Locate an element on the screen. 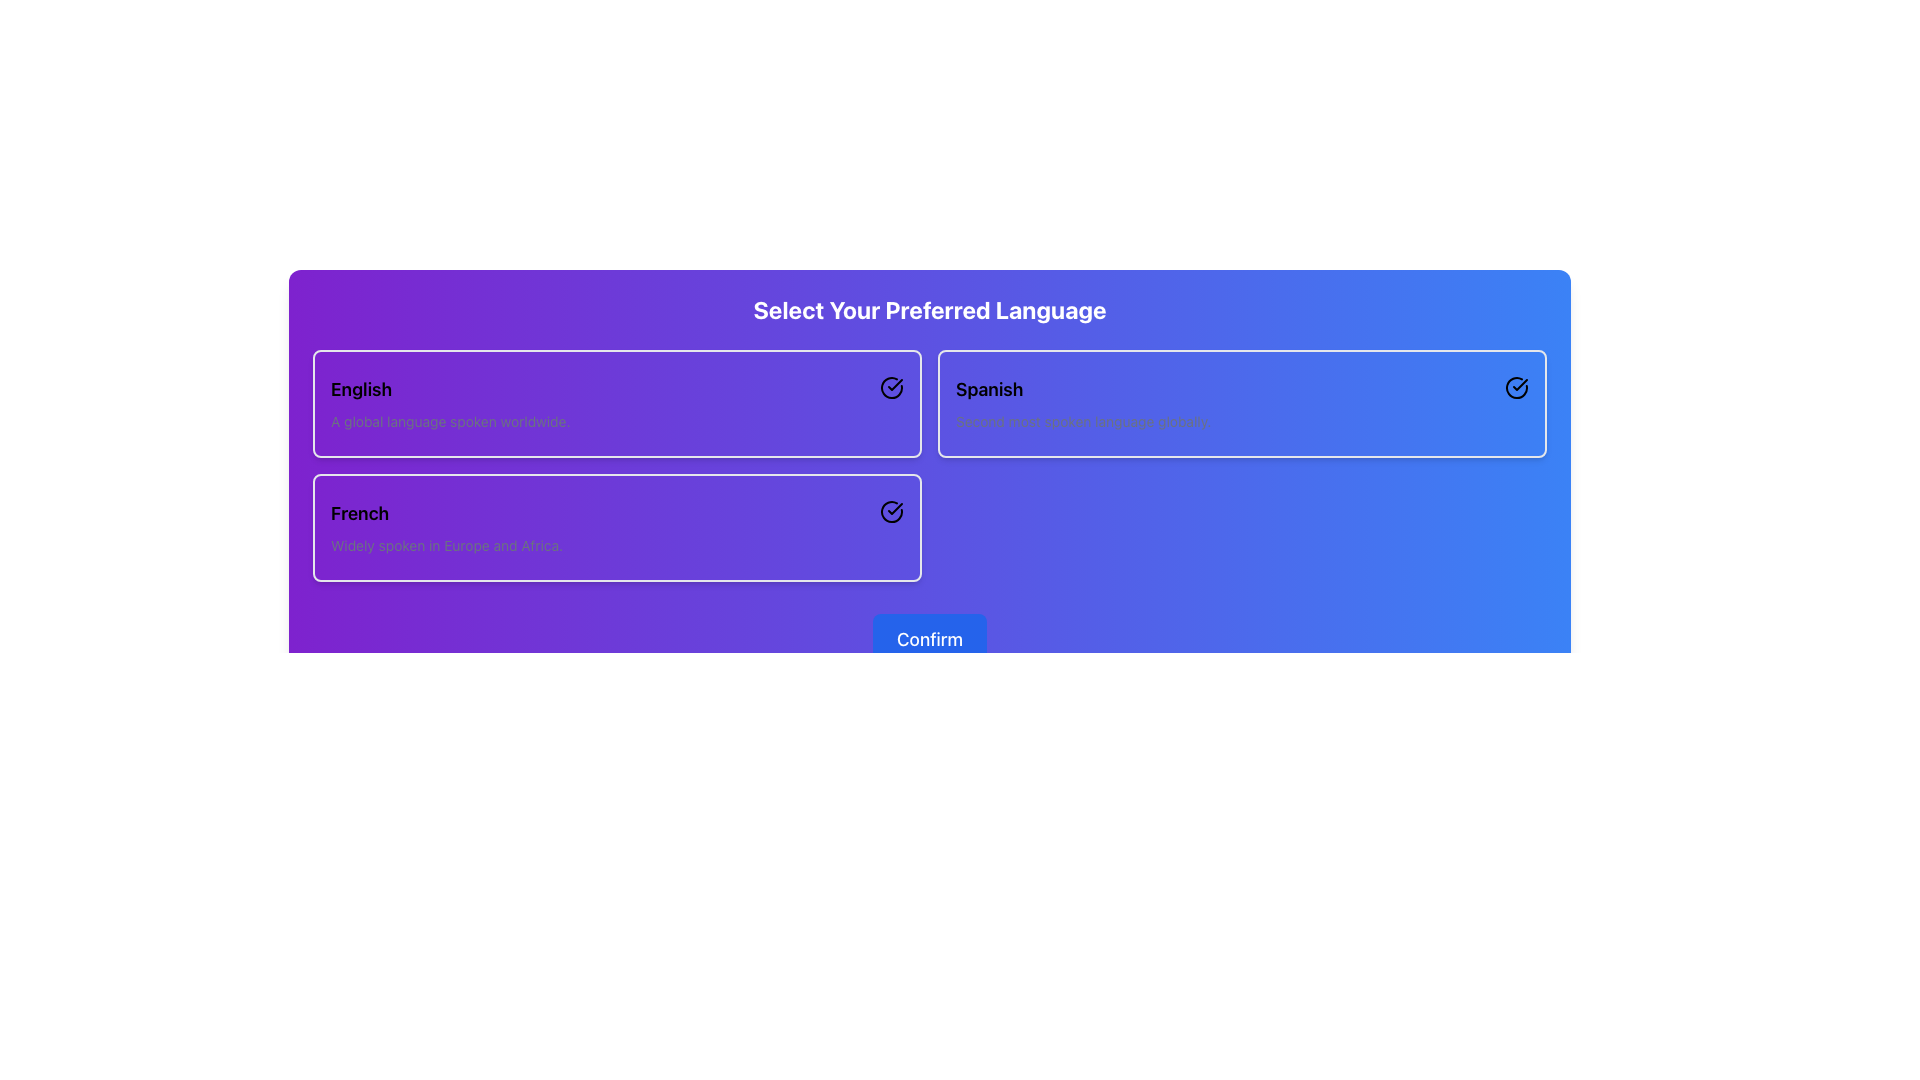  the Checkbox icon next to the 'French' language option, which is represented by a checkmark within a circle and outlined with a bold black stroke is located at coordinates (891, 511).